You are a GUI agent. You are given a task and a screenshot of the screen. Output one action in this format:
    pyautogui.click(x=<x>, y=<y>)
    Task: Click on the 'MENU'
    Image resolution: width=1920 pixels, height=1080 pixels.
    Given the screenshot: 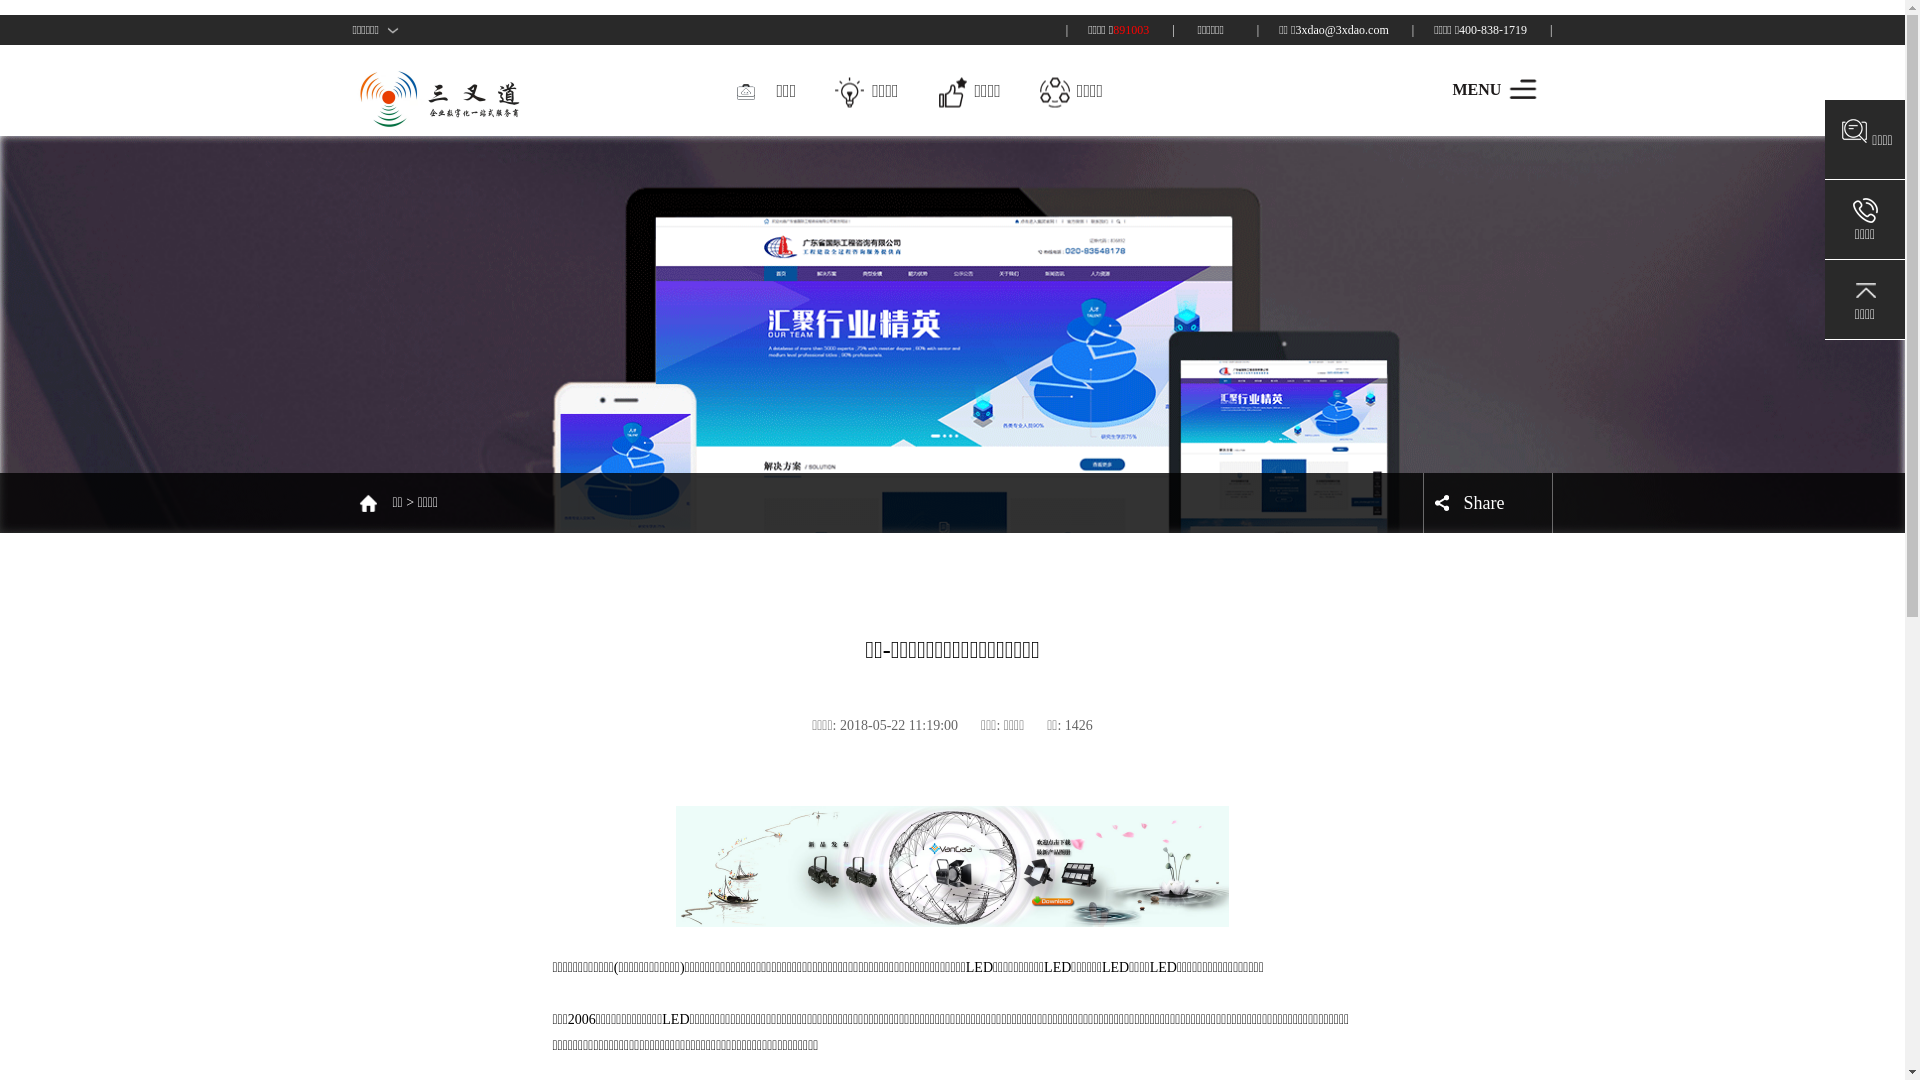 What is the action you would take?
    pyautogui.click(x=1520, y=87)
    